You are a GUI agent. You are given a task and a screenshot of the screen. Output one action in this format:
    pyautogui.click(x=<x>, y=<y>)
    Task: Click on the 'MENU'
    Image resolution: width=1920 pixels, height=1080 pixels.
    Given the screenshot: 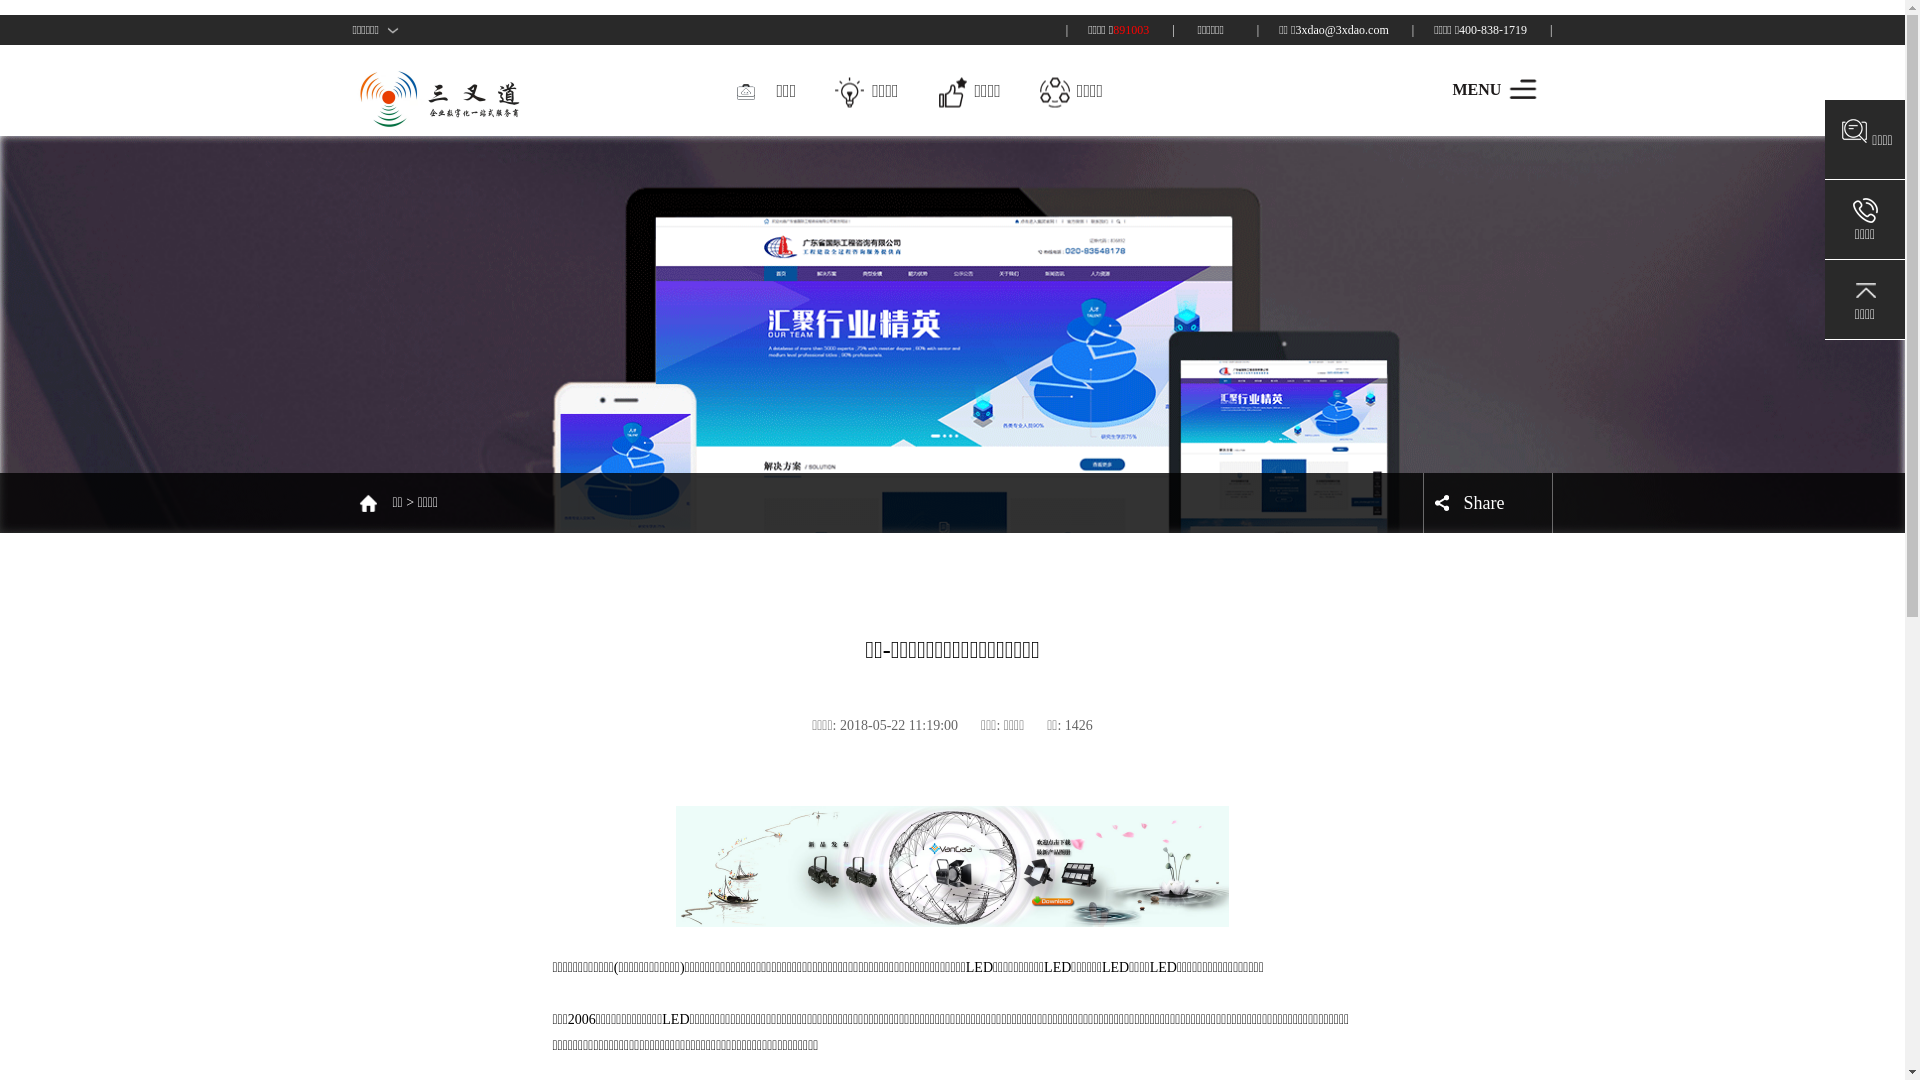 What is the action you would take?
    pyautogui.click(x=1520, y=87)
    